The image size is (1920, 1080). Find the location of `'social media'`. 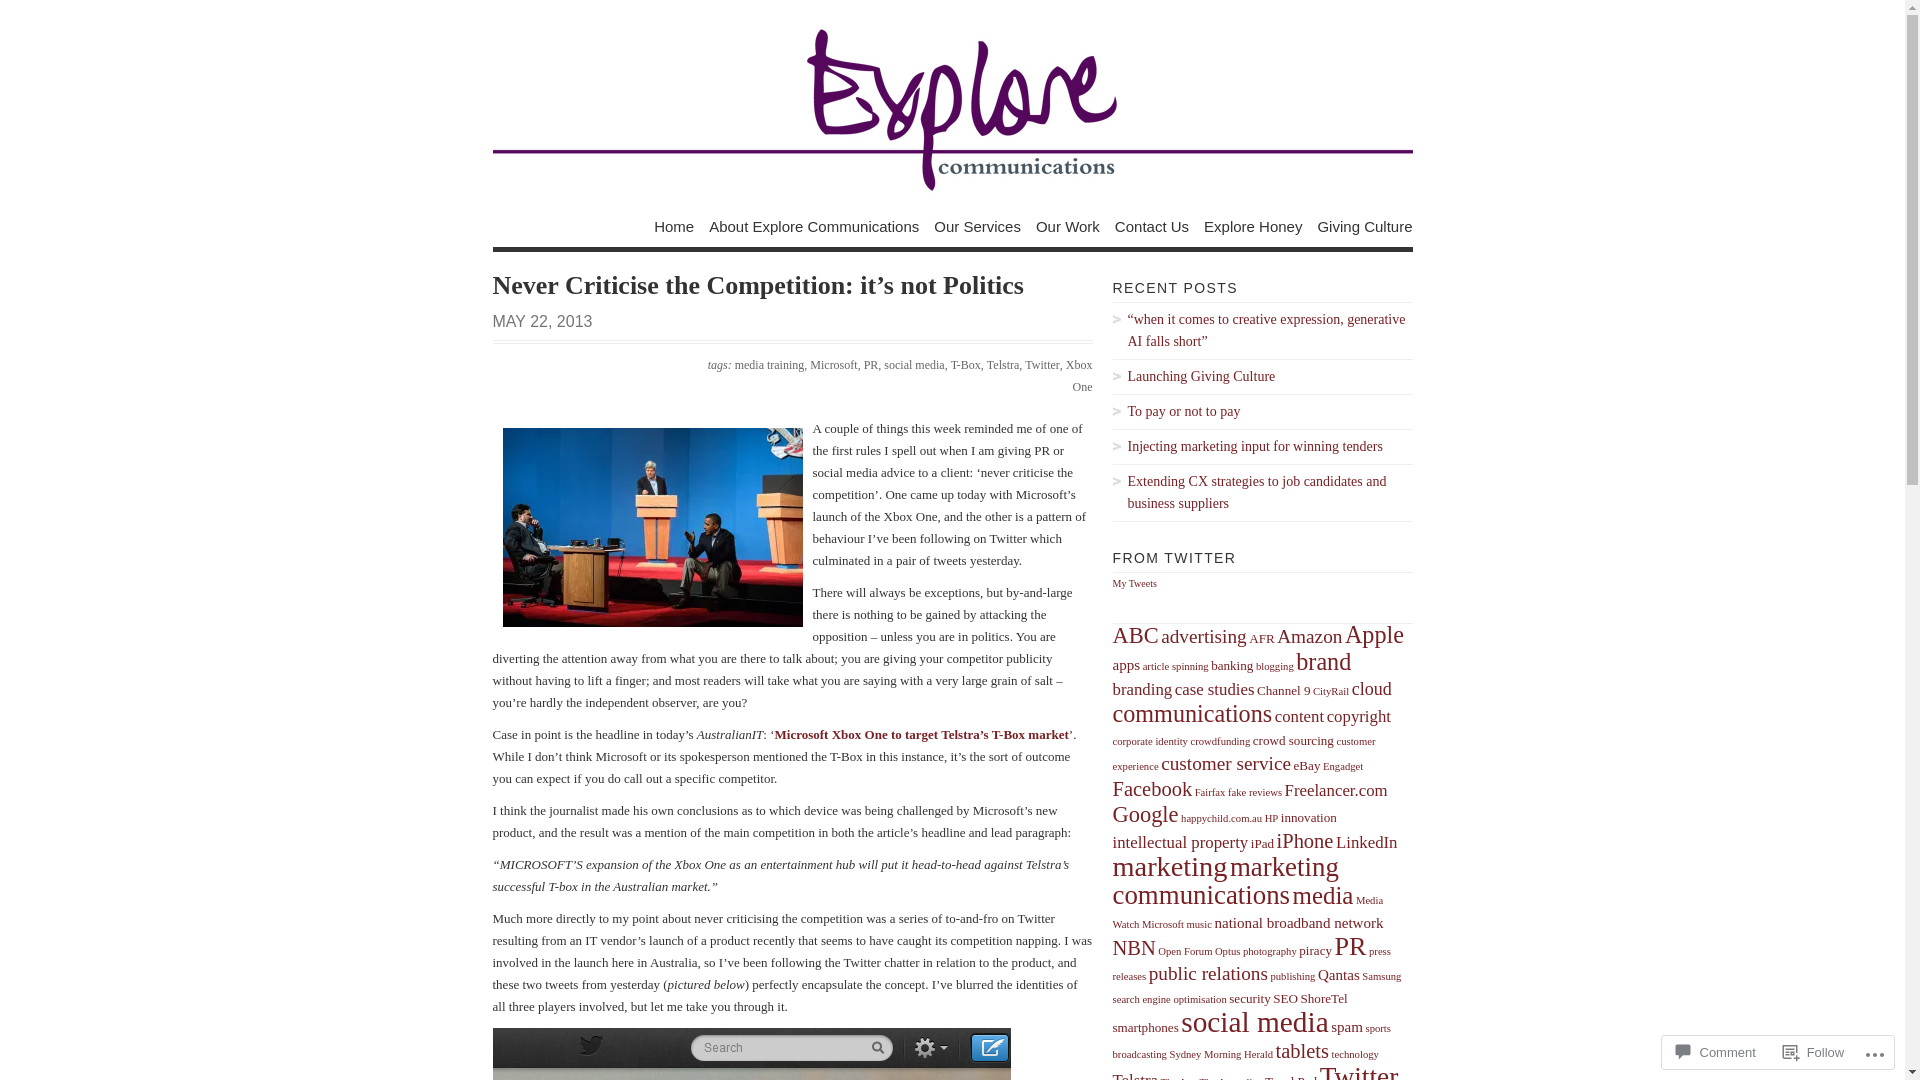

'social media' is located at coordinates (912, 365).